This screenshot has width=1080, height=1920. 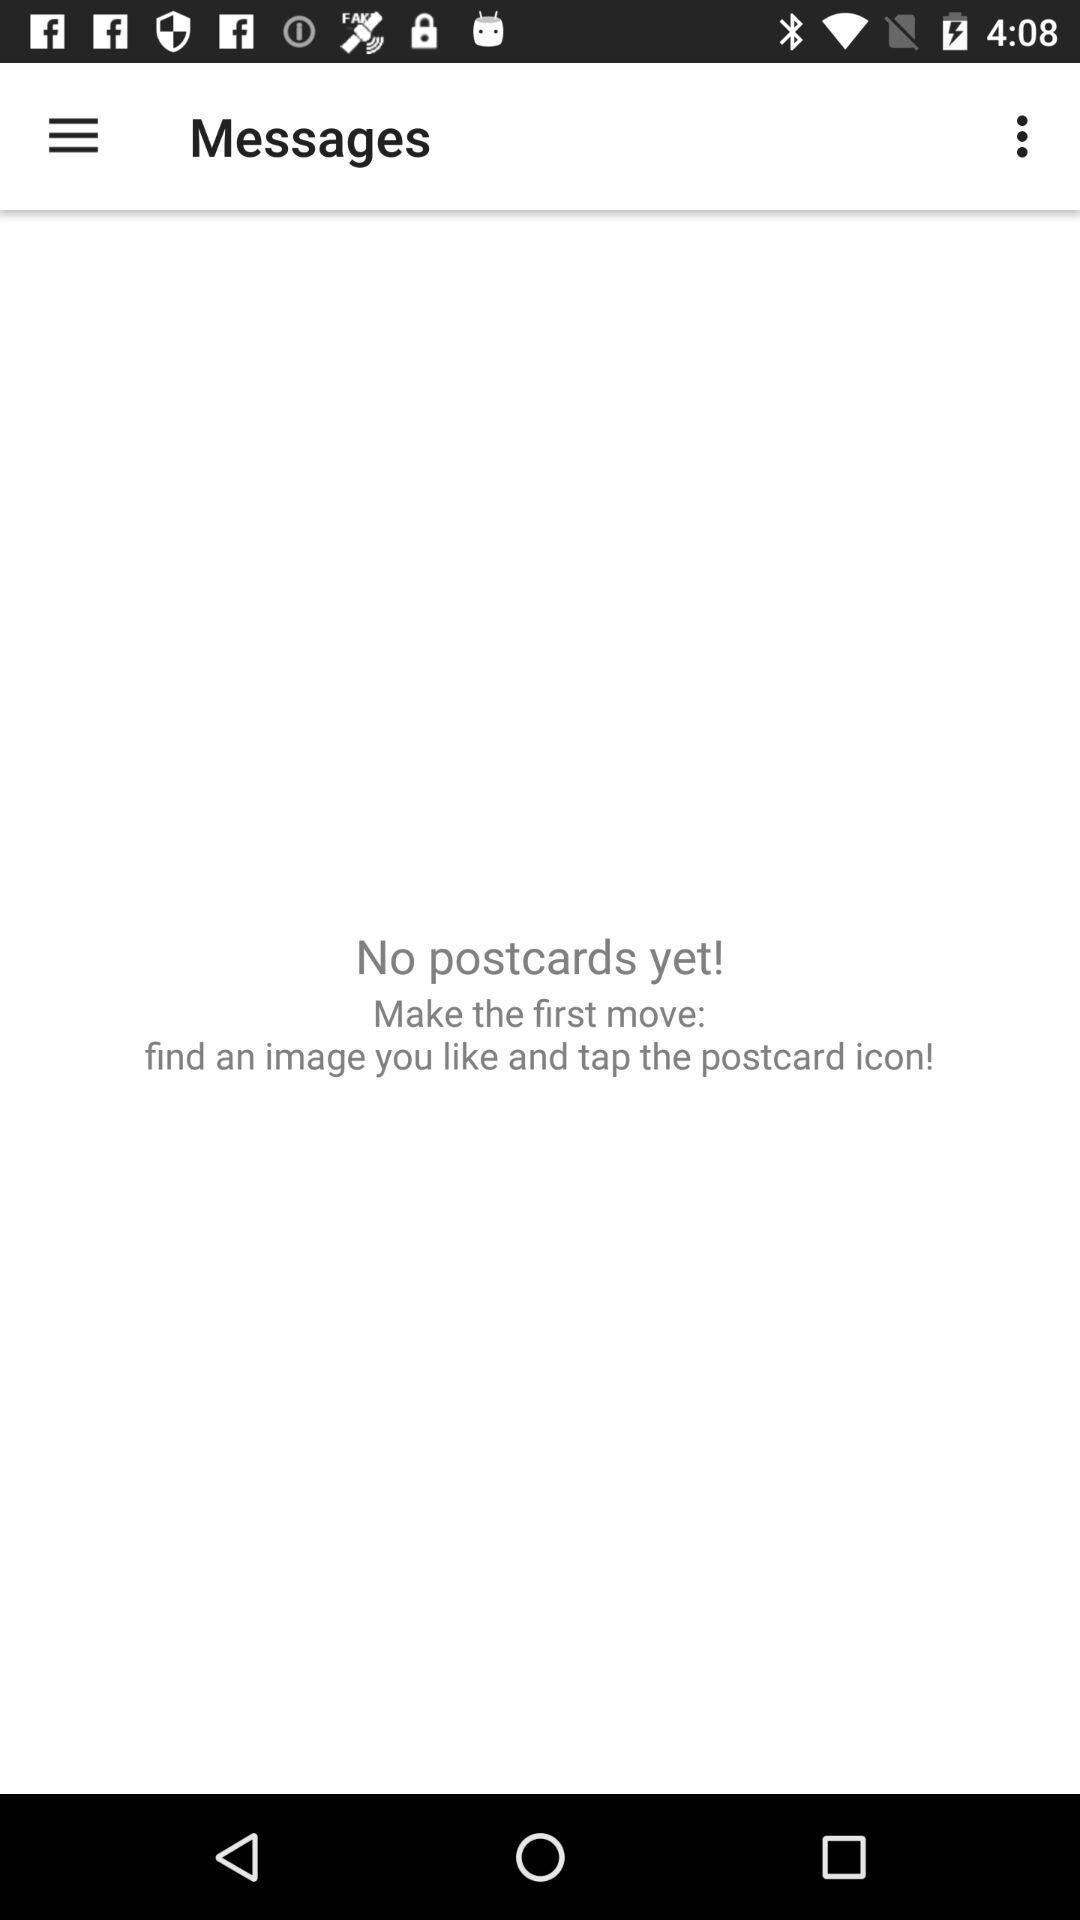 What do you see at coordinates (72, 135) in the screenshot?
I see `the icon to the left of the messages` at bounding box center [72, 135].